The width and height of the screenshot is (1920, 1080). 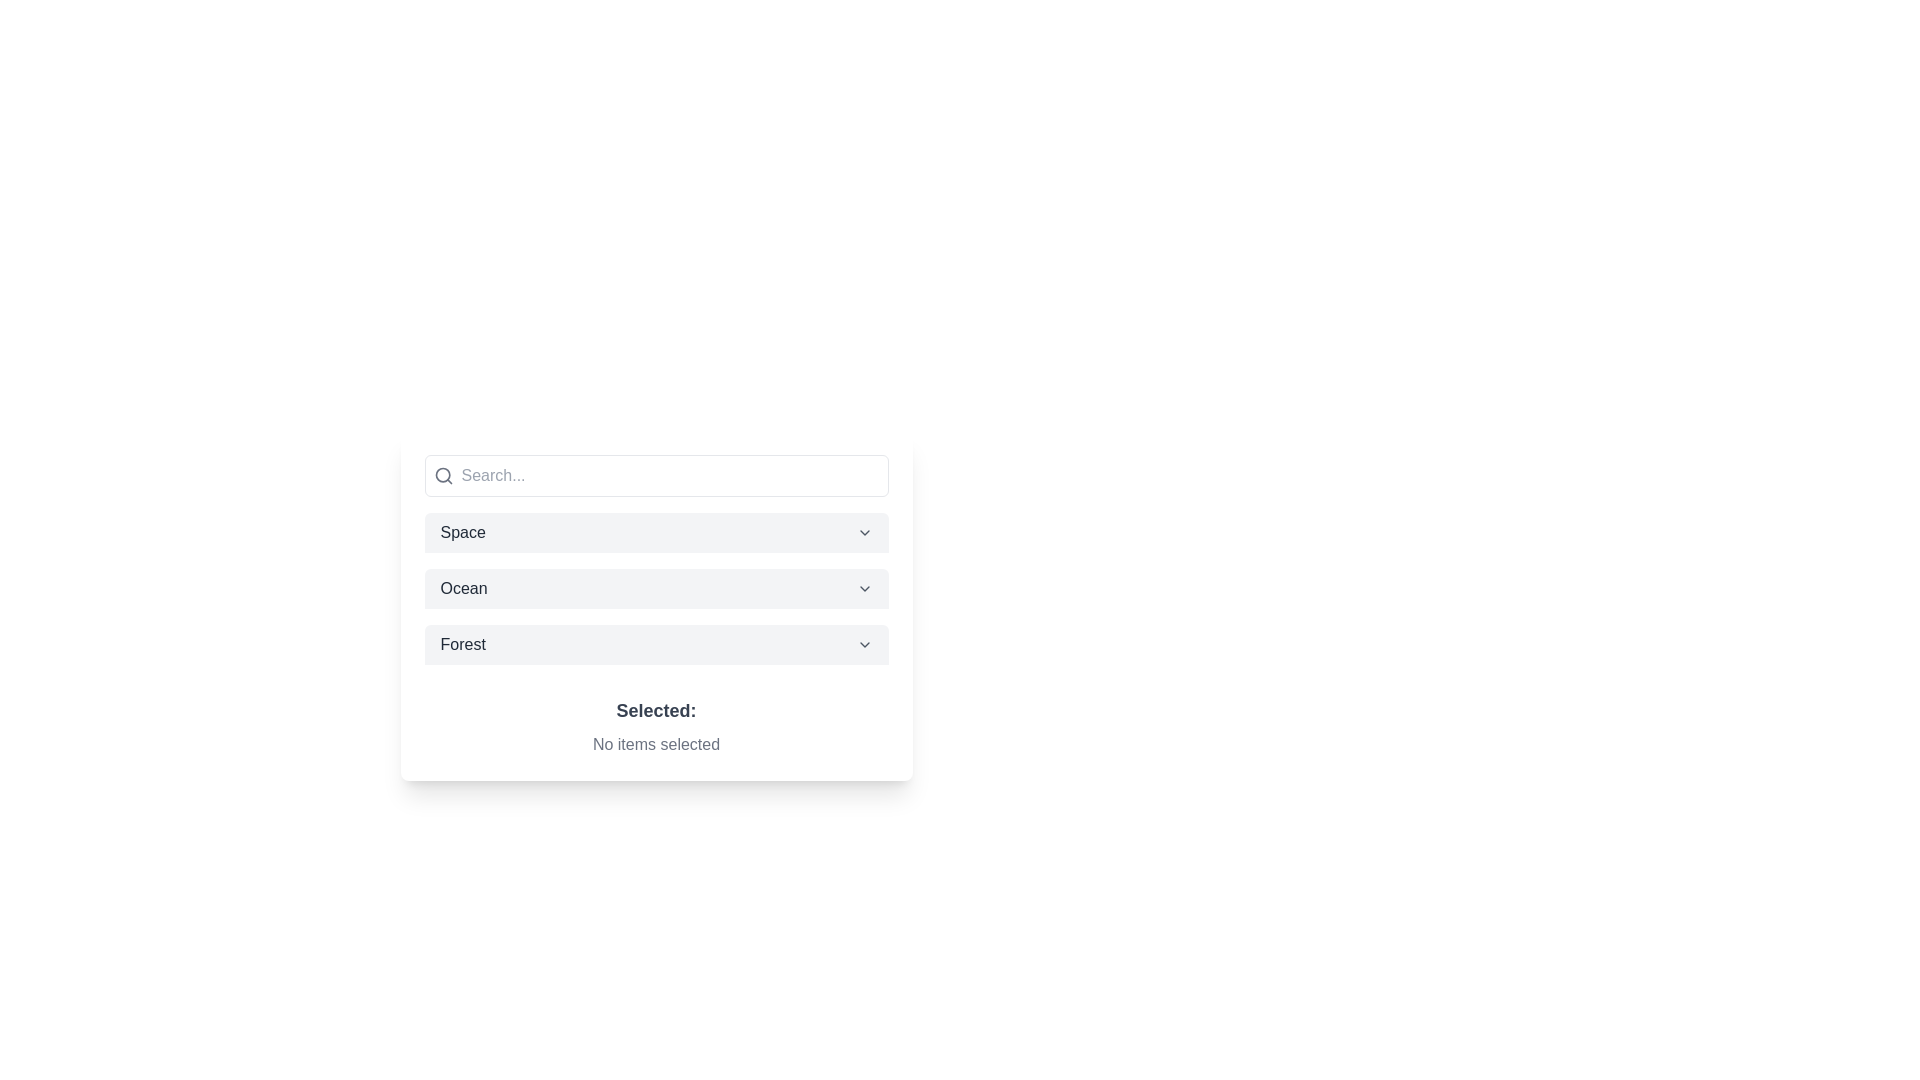 What do you see at coordinates (463, 588) in the screenshot?
I see `label of the static text element located in the dropdown menu, which identifies the second selectable option between 'Space' and 'Forest'` at bounding box center [463, 588].